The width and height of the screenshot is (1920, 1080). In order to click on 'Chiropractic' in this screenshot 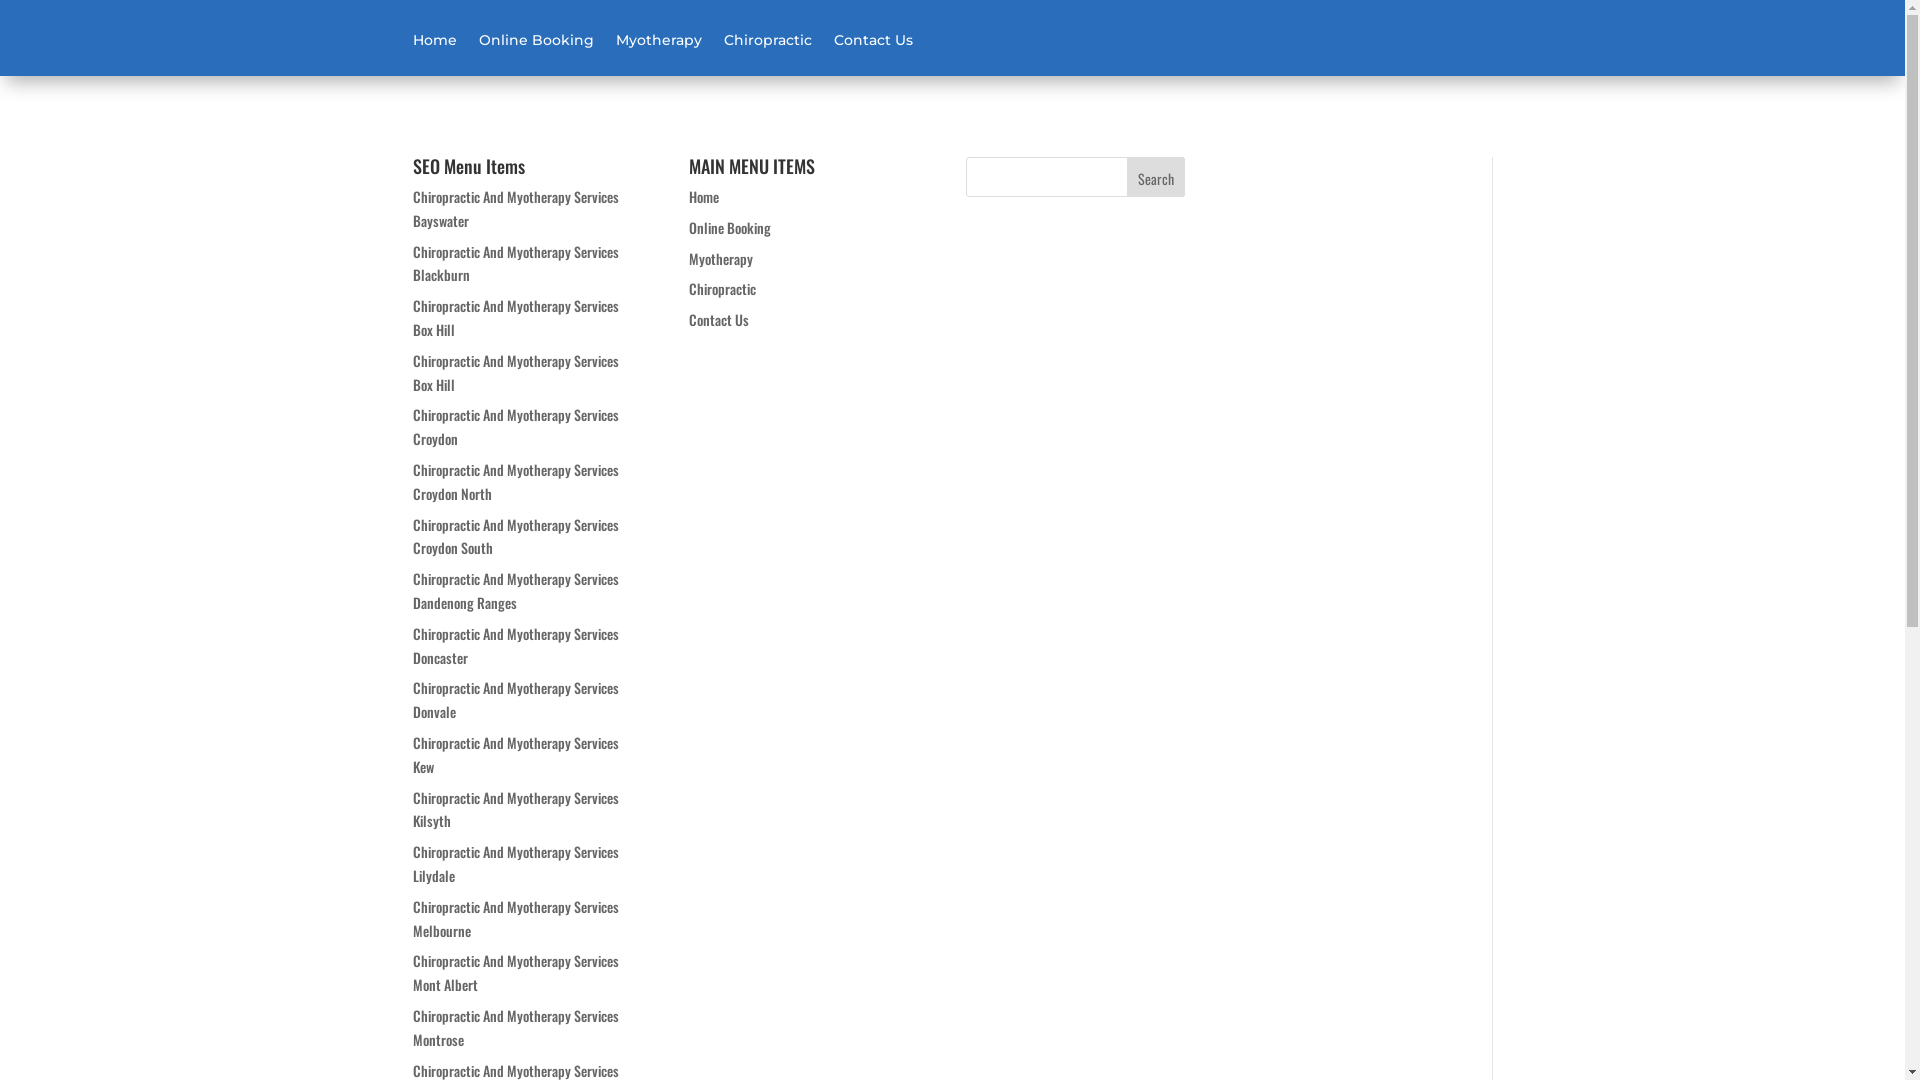, I will do `click(767, 53)`.